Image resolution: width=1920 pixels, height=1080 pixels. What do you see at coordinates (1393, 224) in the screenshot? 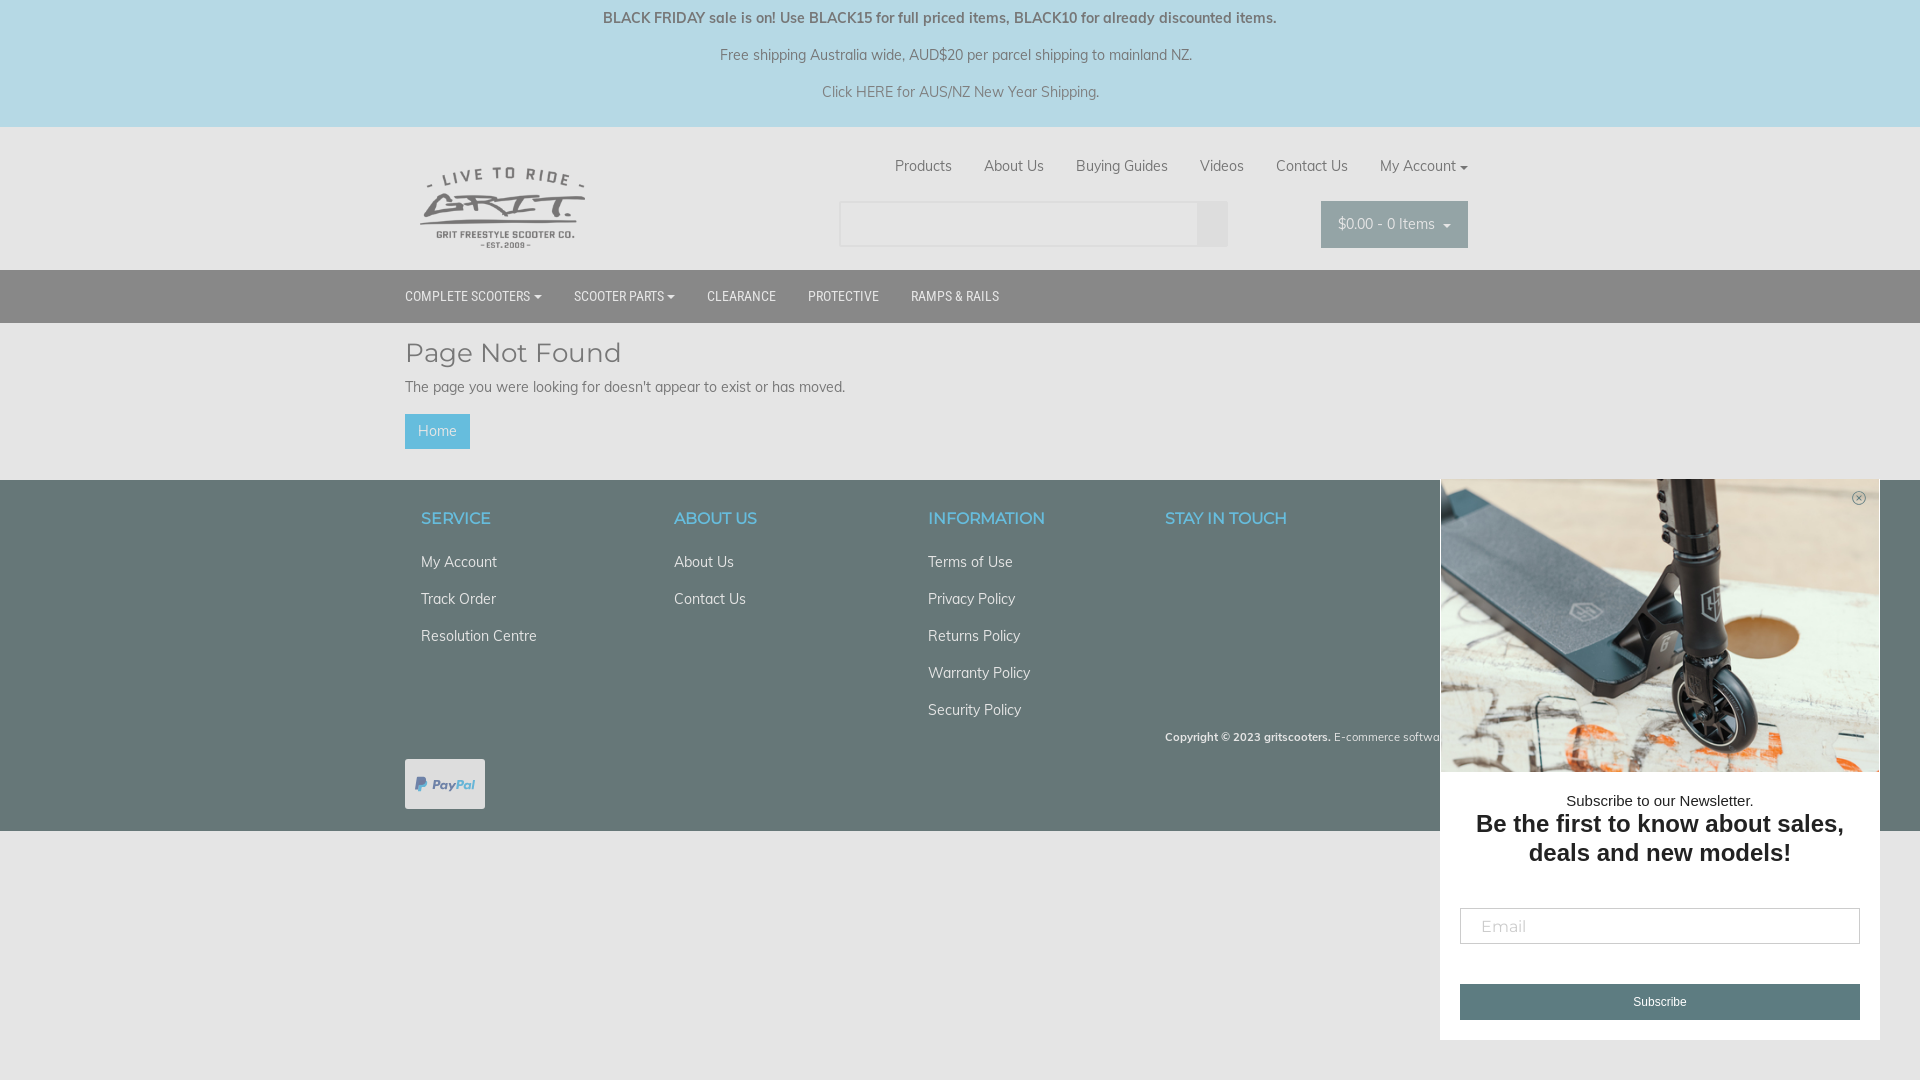
I see `'$0.00 - 0 Items'` at bounding box center [1393, 224].